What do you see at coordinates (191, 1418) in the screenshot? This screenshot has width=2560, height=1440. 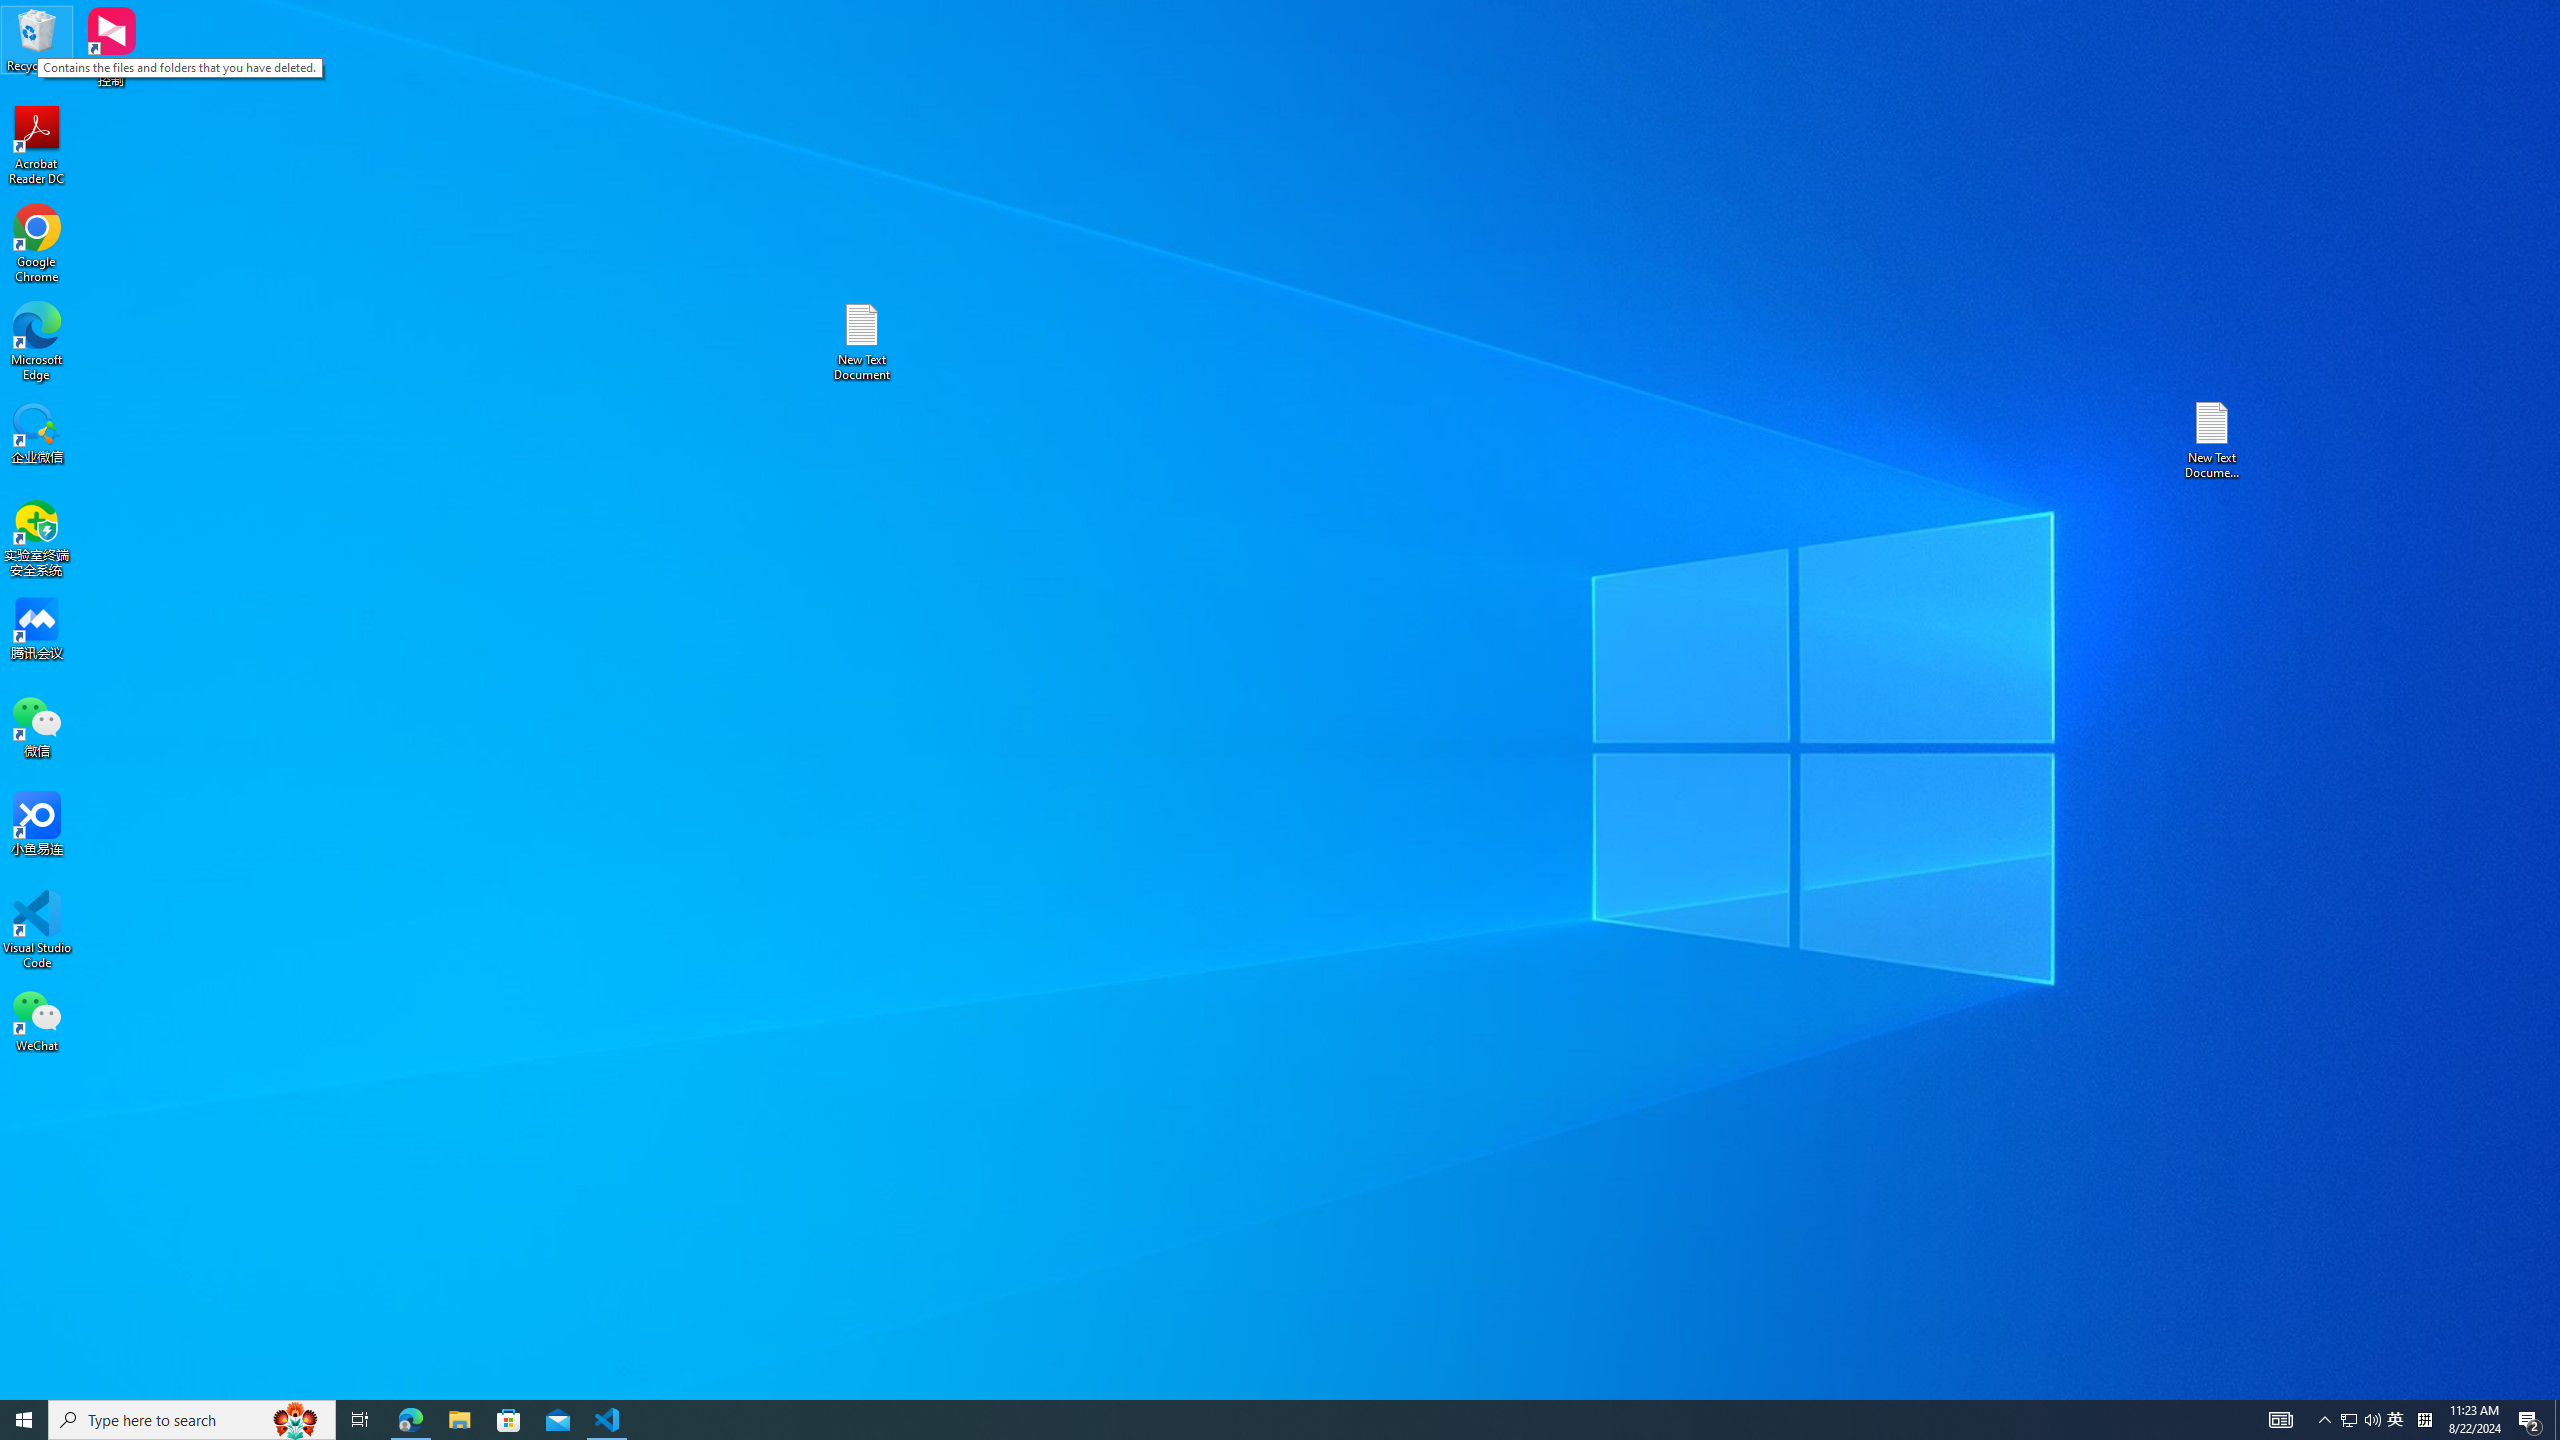 I see `'Type here to search'` at bounding box center [191, 1418].